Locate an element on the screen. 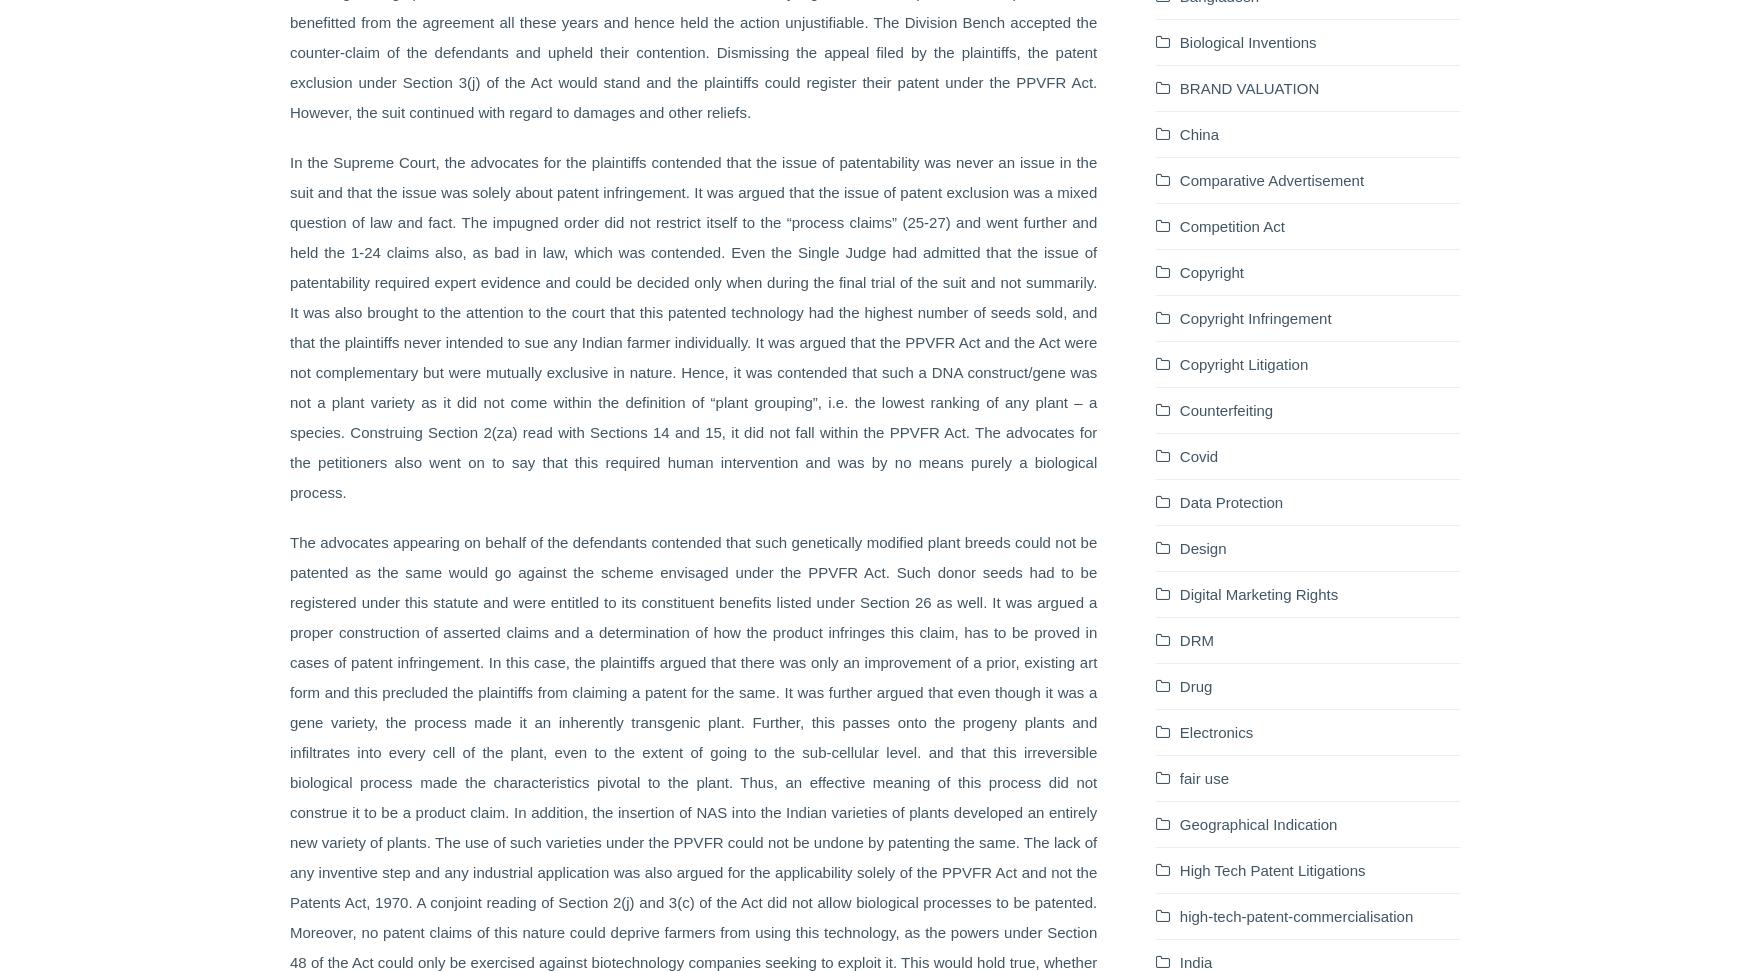 The image size is (1750, 971). 'China' is located at coordinates (1198, 133).